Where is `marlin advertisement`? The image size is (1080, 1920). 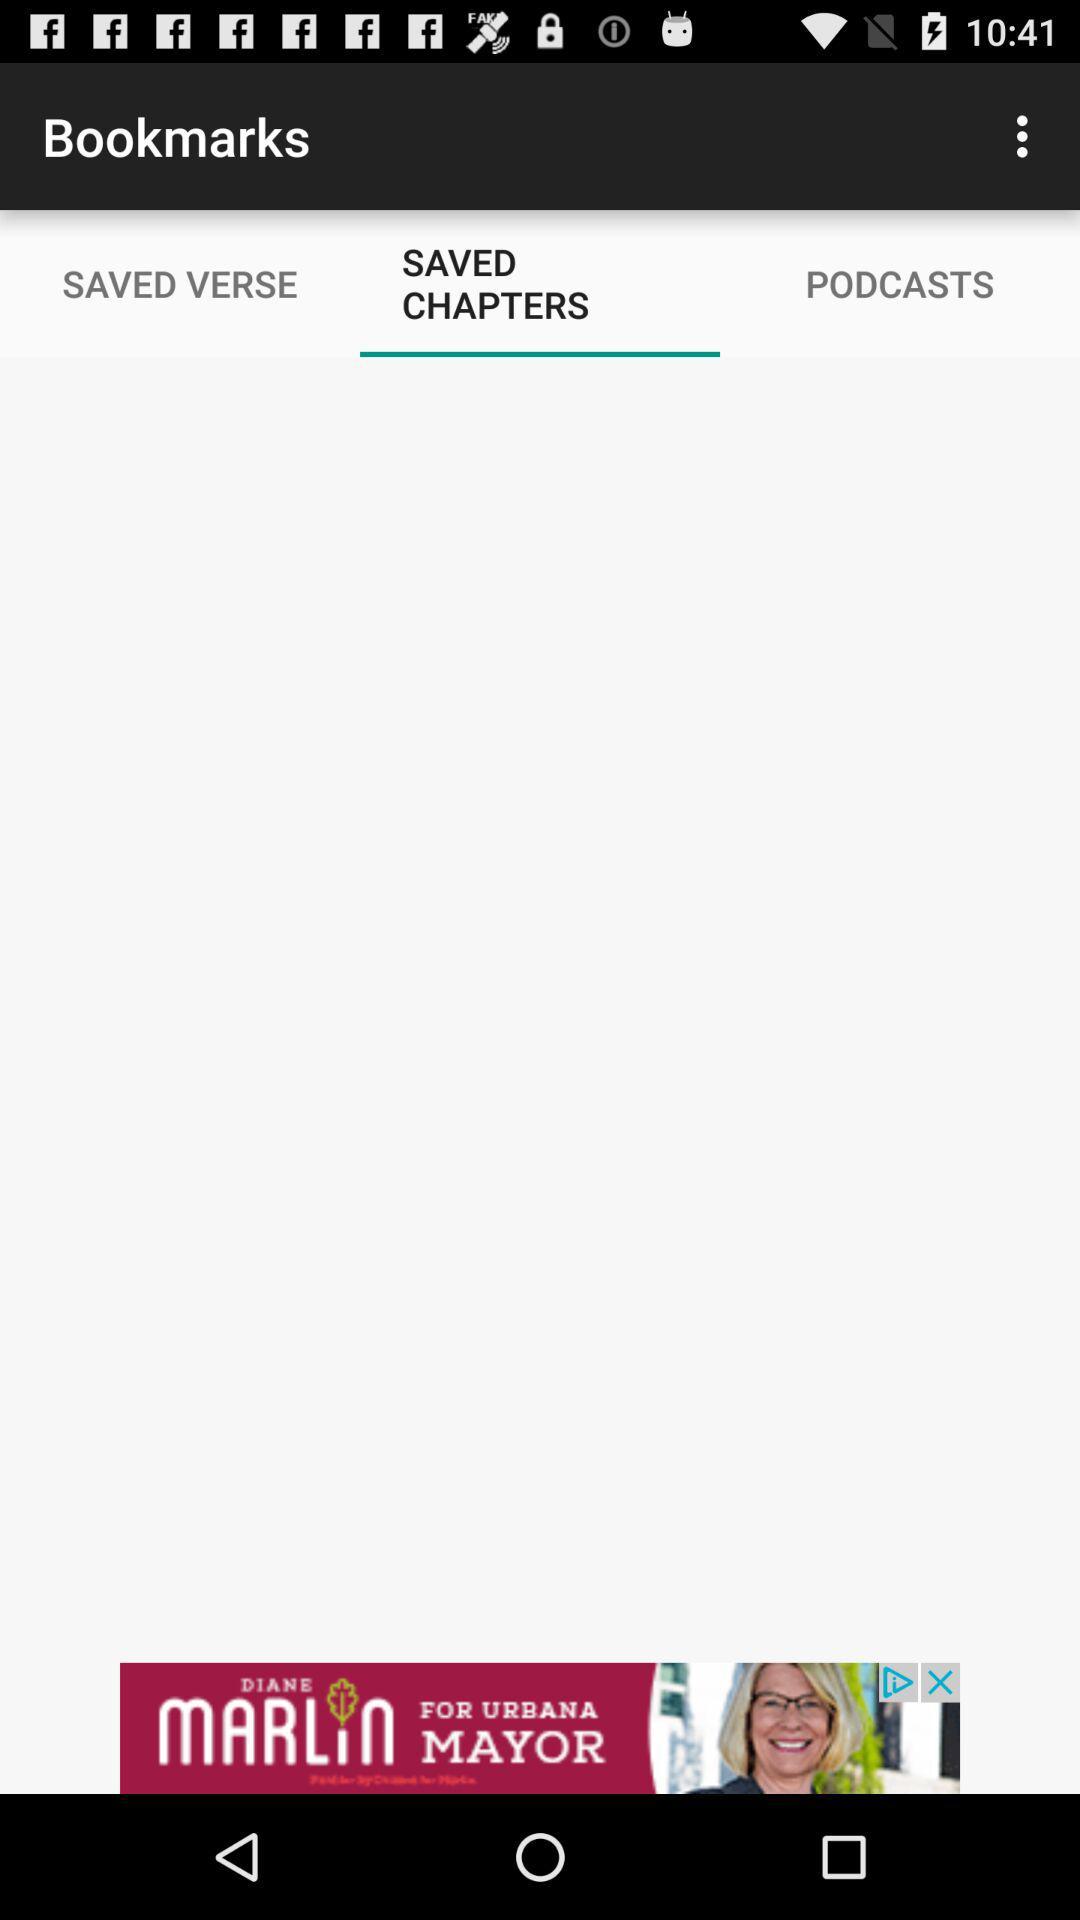 marlin advertisement is located at coordinates (540, 1727).